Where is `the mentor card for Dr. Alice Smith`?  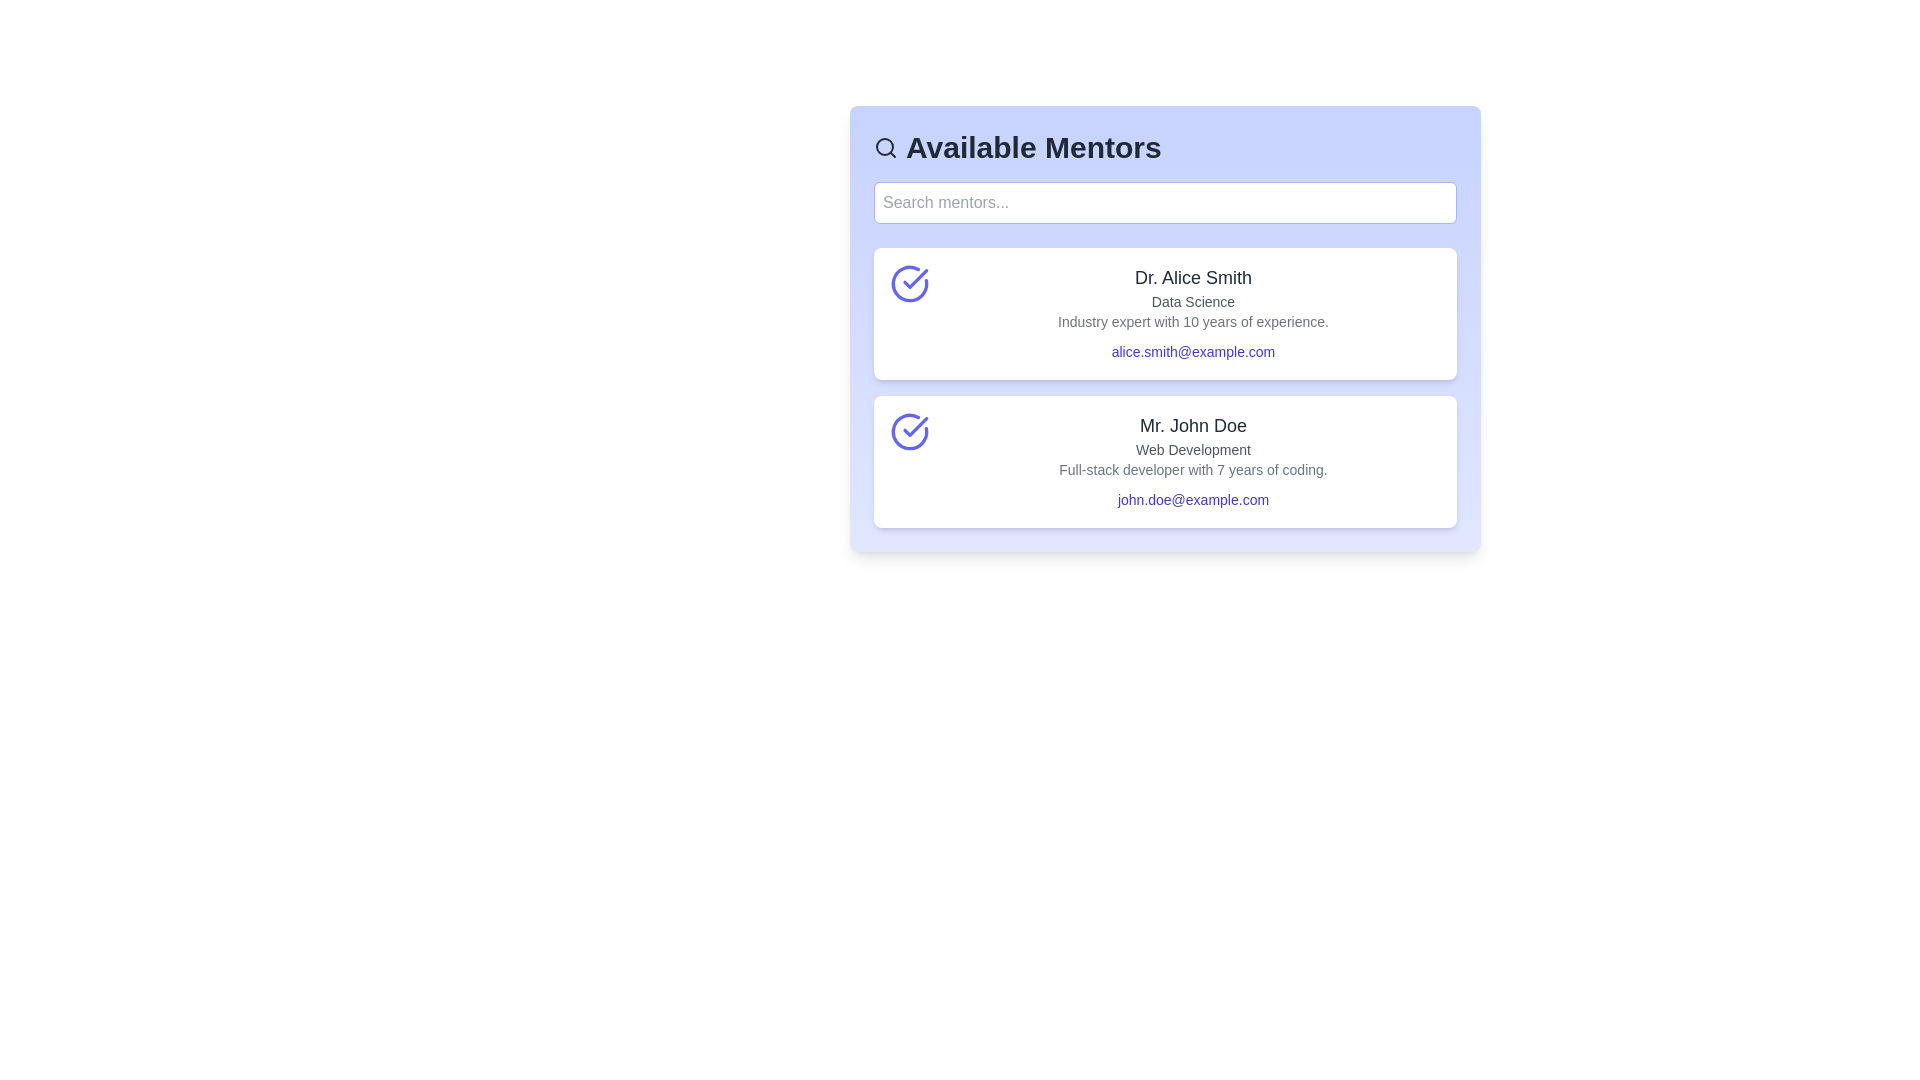
the mentor card for Dr. Alice Smith is located at coordinates (1165, 313).